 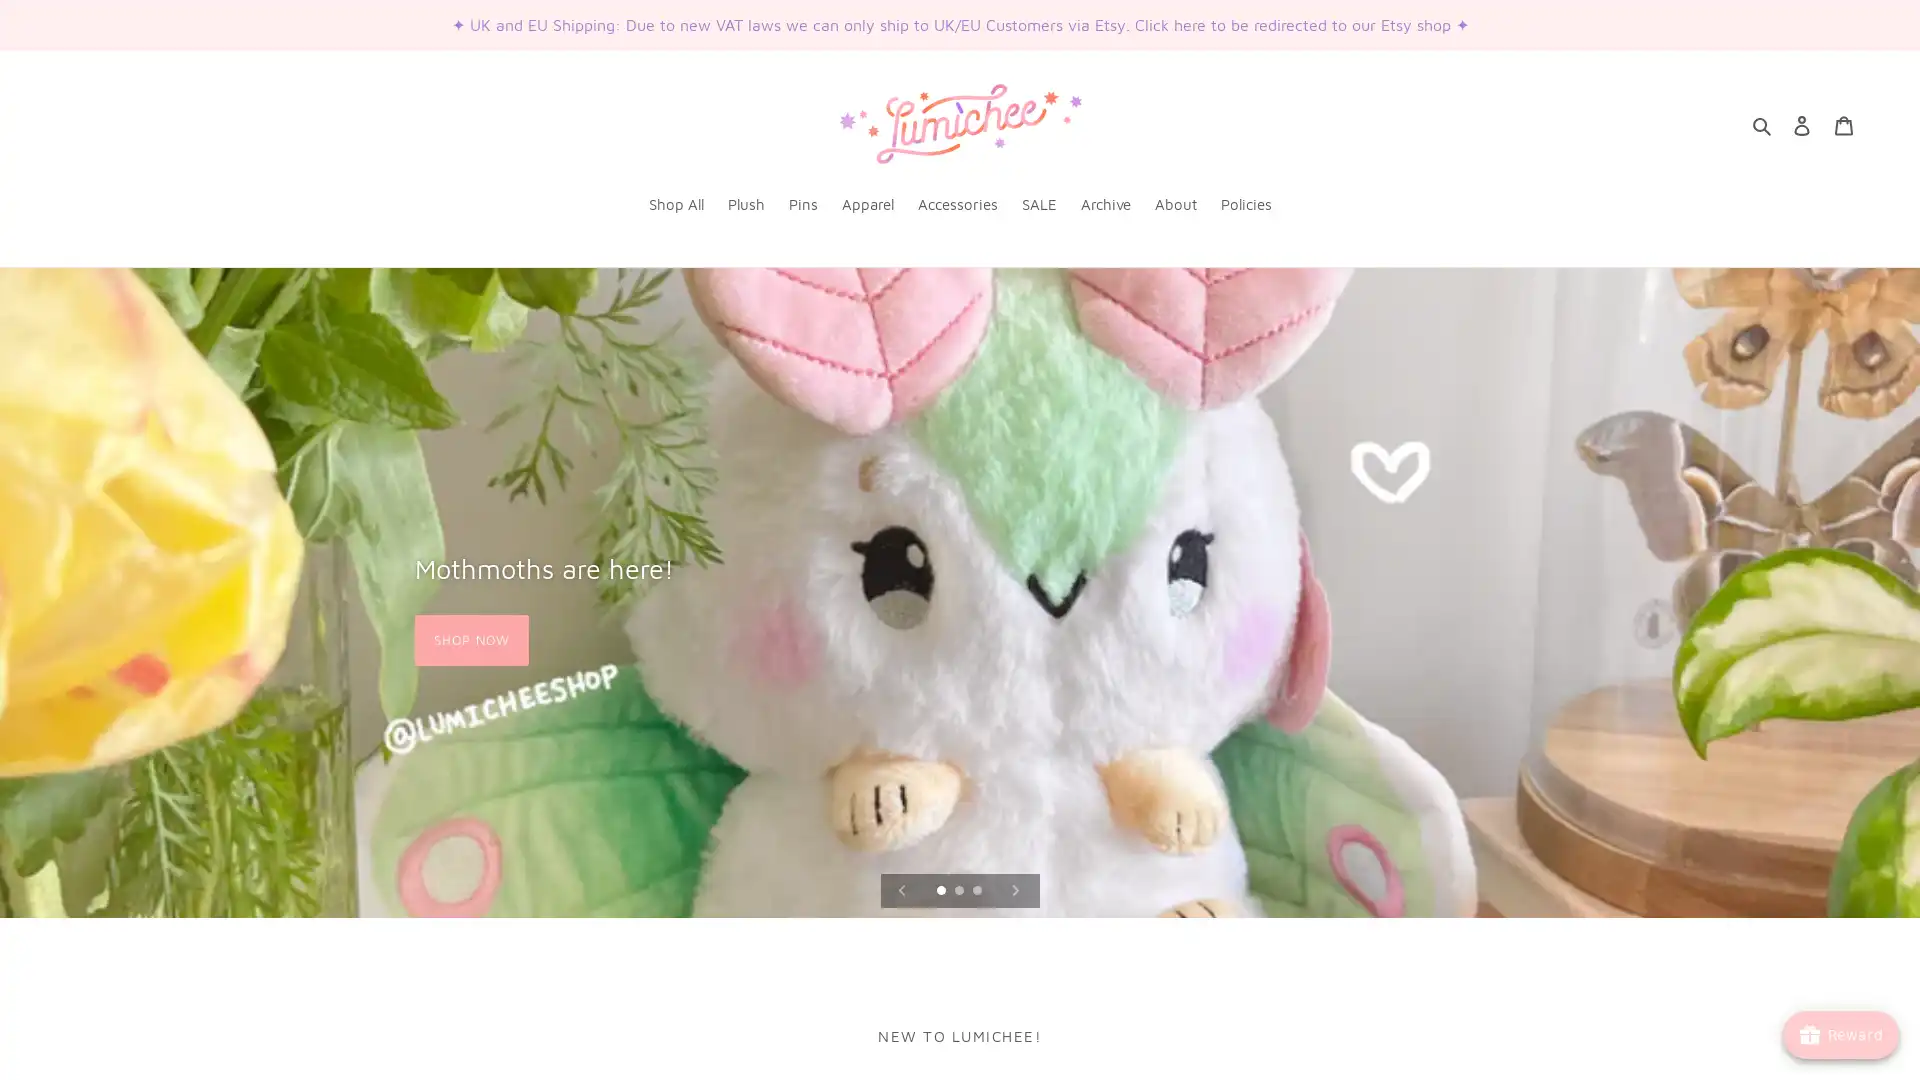 I want to click on Search, so click(x=1762, y=124).